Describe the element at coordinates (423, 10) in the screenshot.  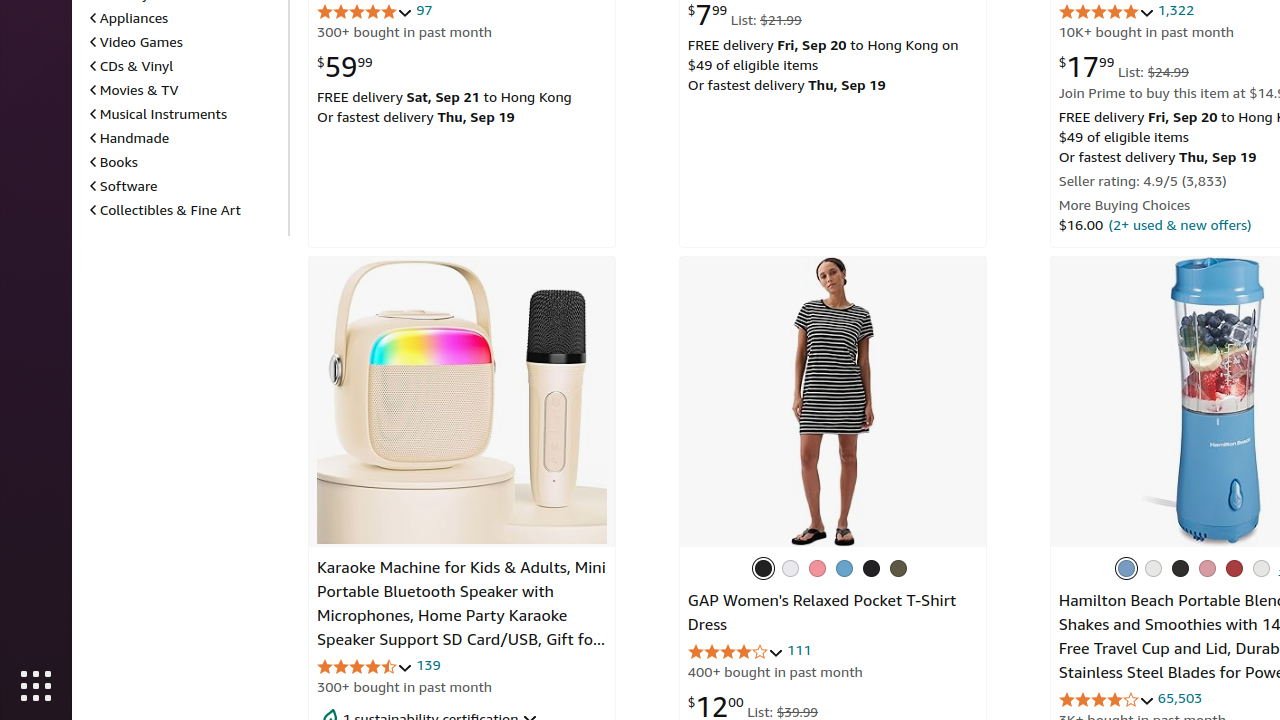
I see `'97'` at that location.